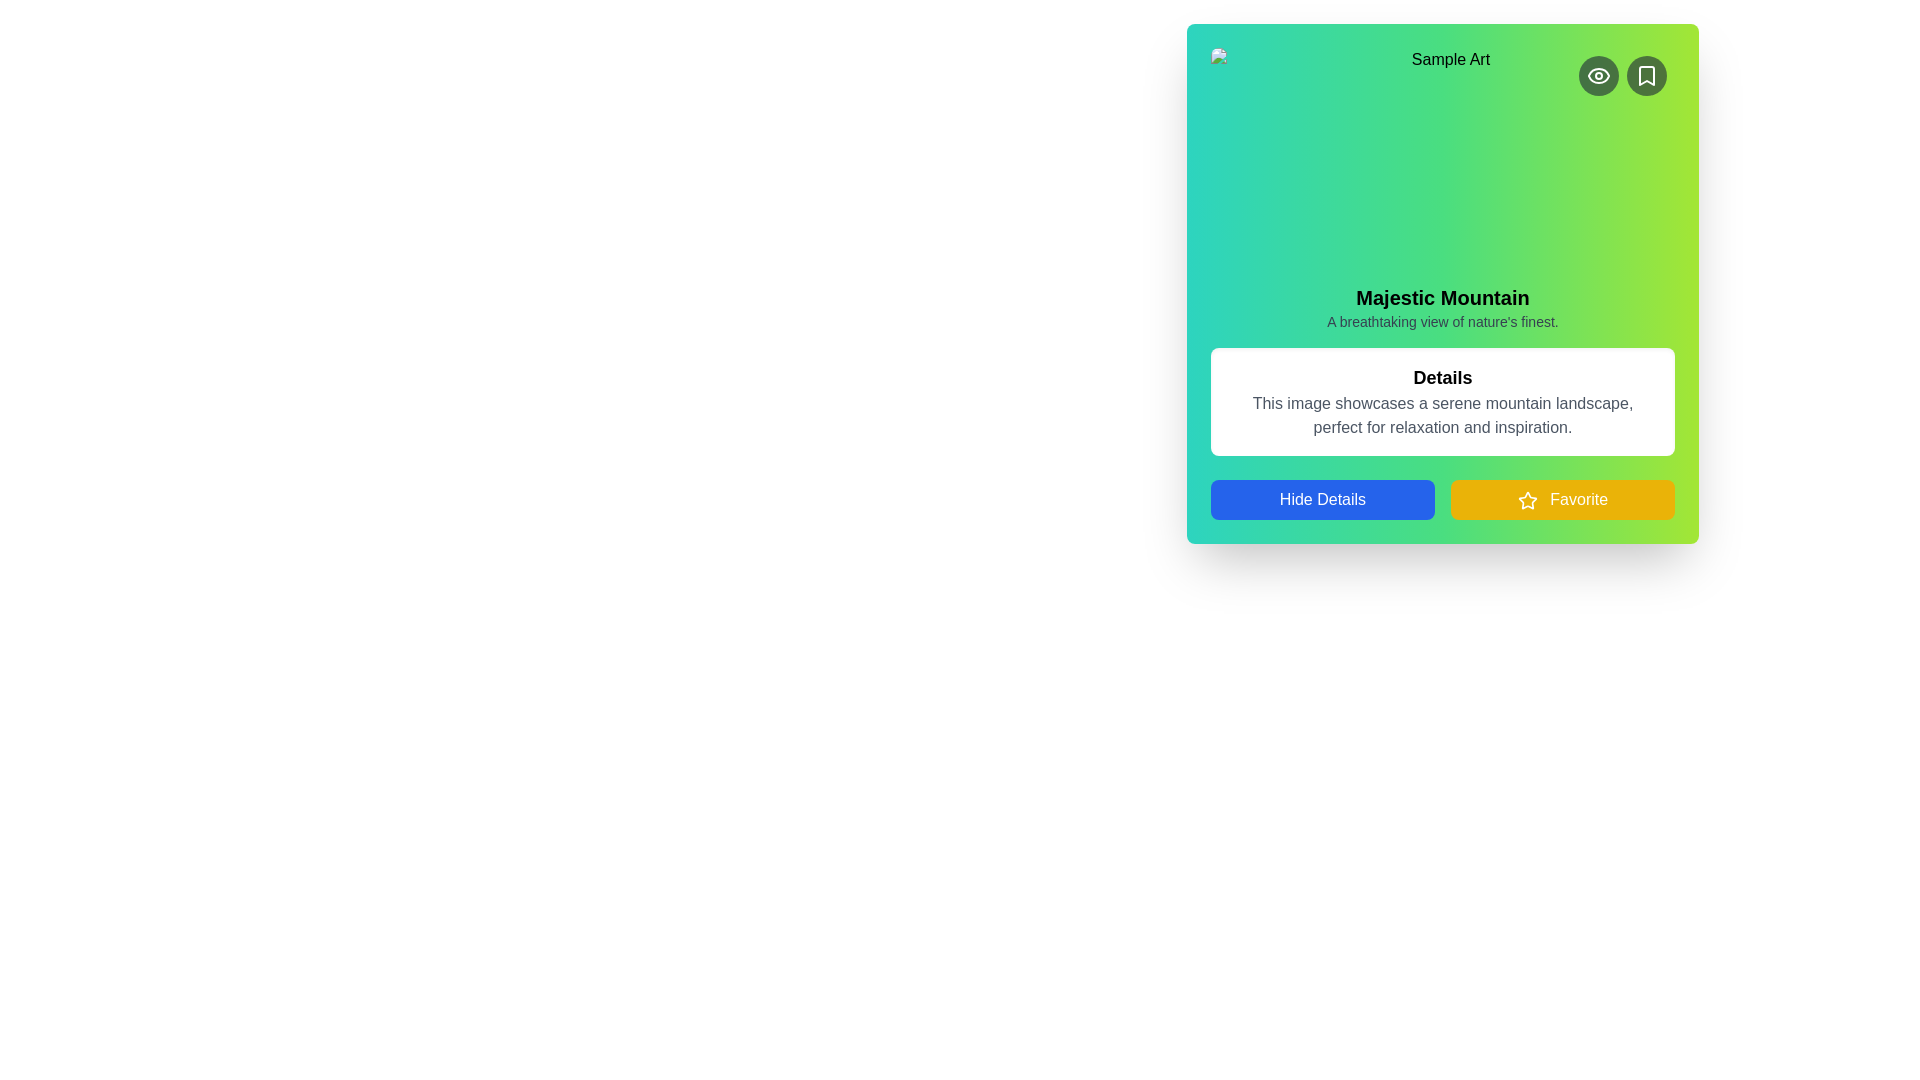  I want to click on the favorite button located to the right of the 'Hide Details' button at the bottom of the card, so click(1562, 499).